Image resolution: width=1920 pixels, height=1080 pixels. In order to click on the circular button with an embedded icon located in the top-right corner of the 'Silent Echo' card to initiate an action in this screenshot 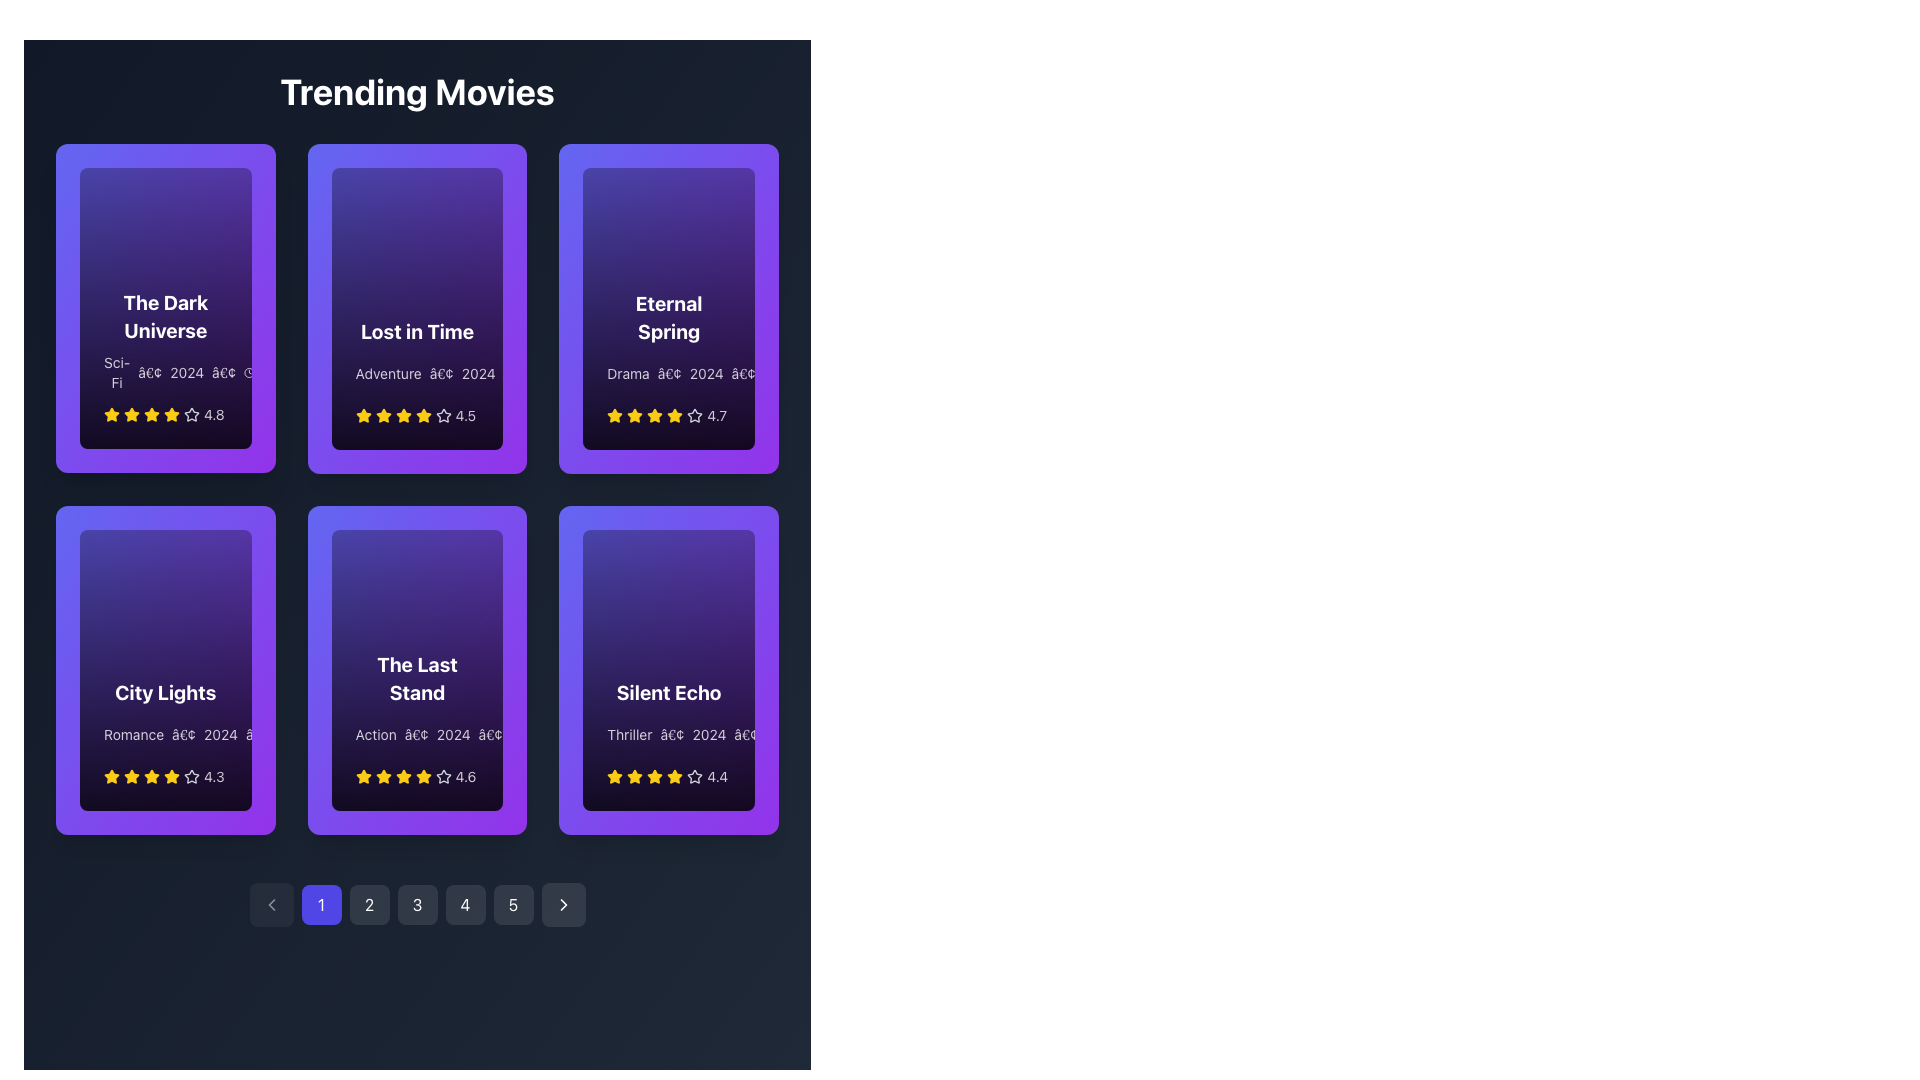, I will do `click(743, 547)`.